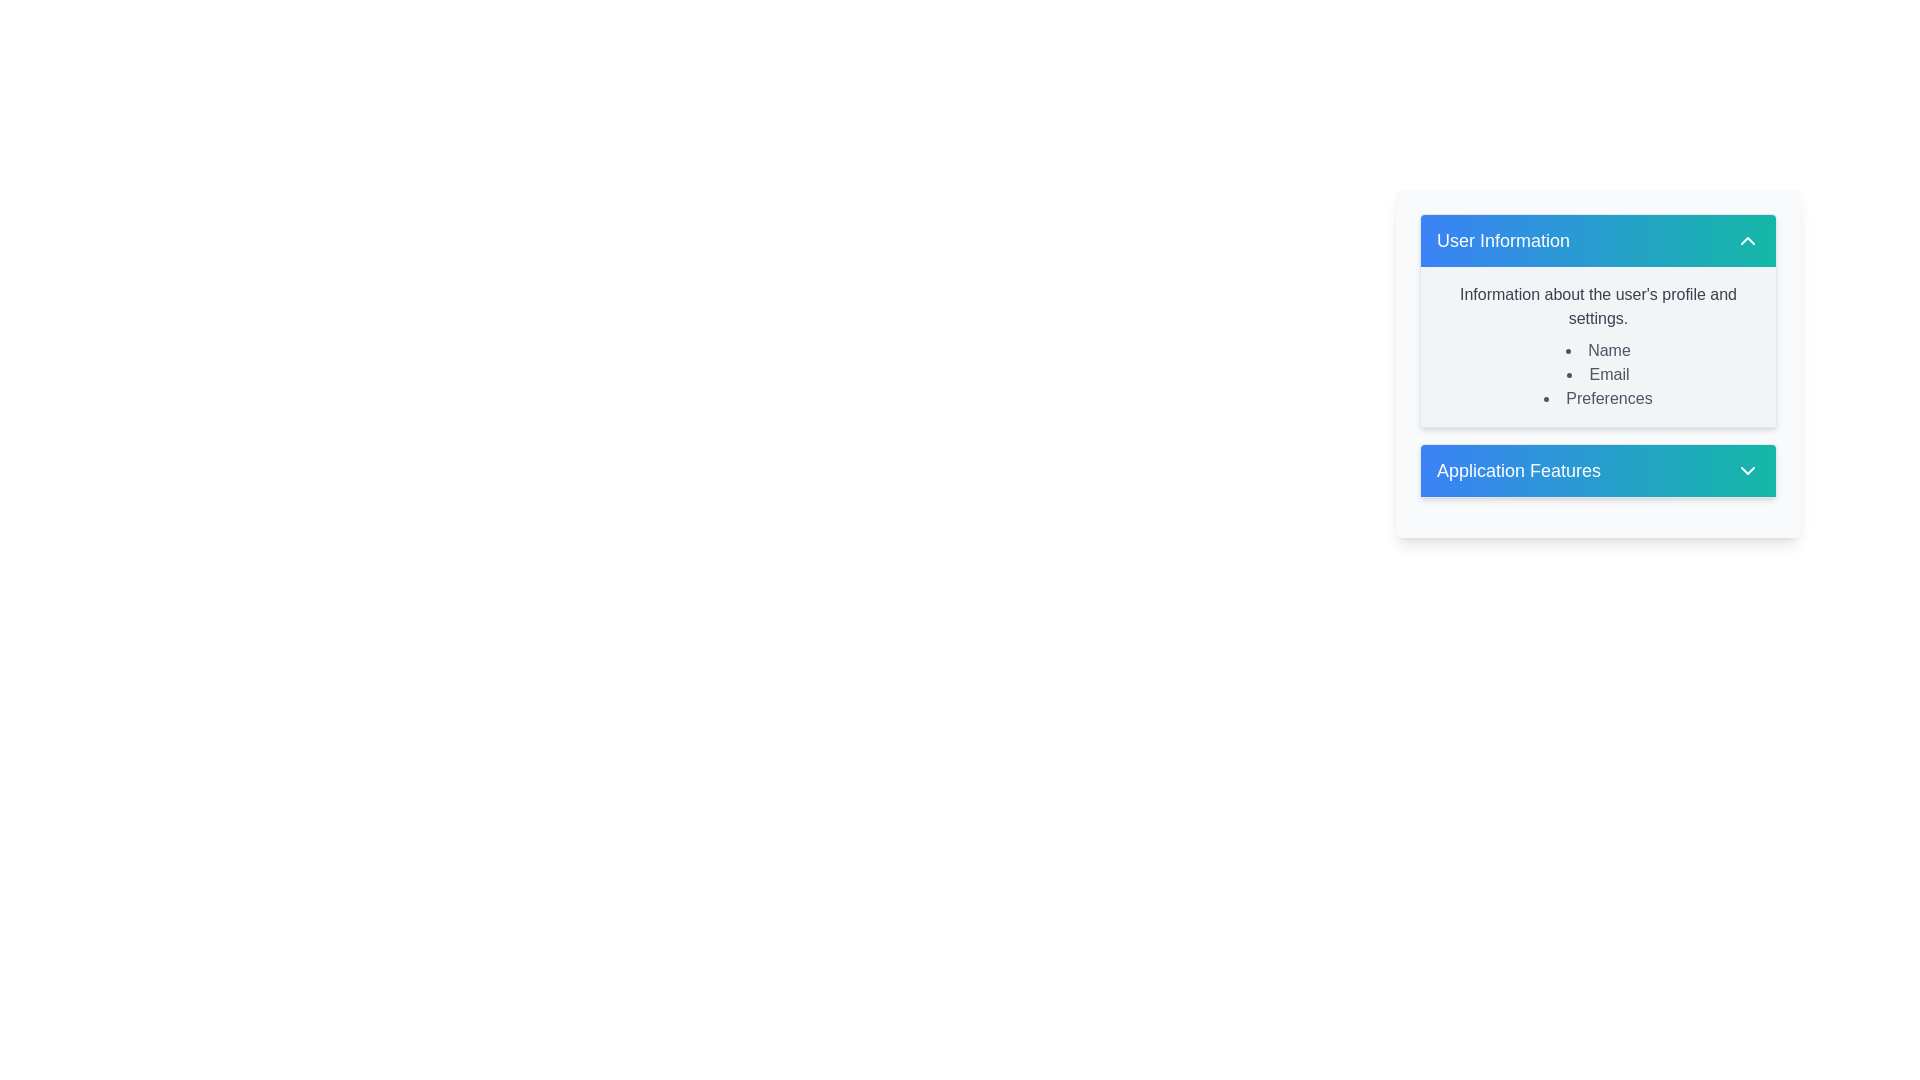 Image resolution: width=1920 pixels, height=1080 pixels. I want to click on the Collapsible Header titled 'Application Features', which has a gradient background from blue to teal and is visually distinct with rounded corners and a shadow effect, so click(1597, 470).